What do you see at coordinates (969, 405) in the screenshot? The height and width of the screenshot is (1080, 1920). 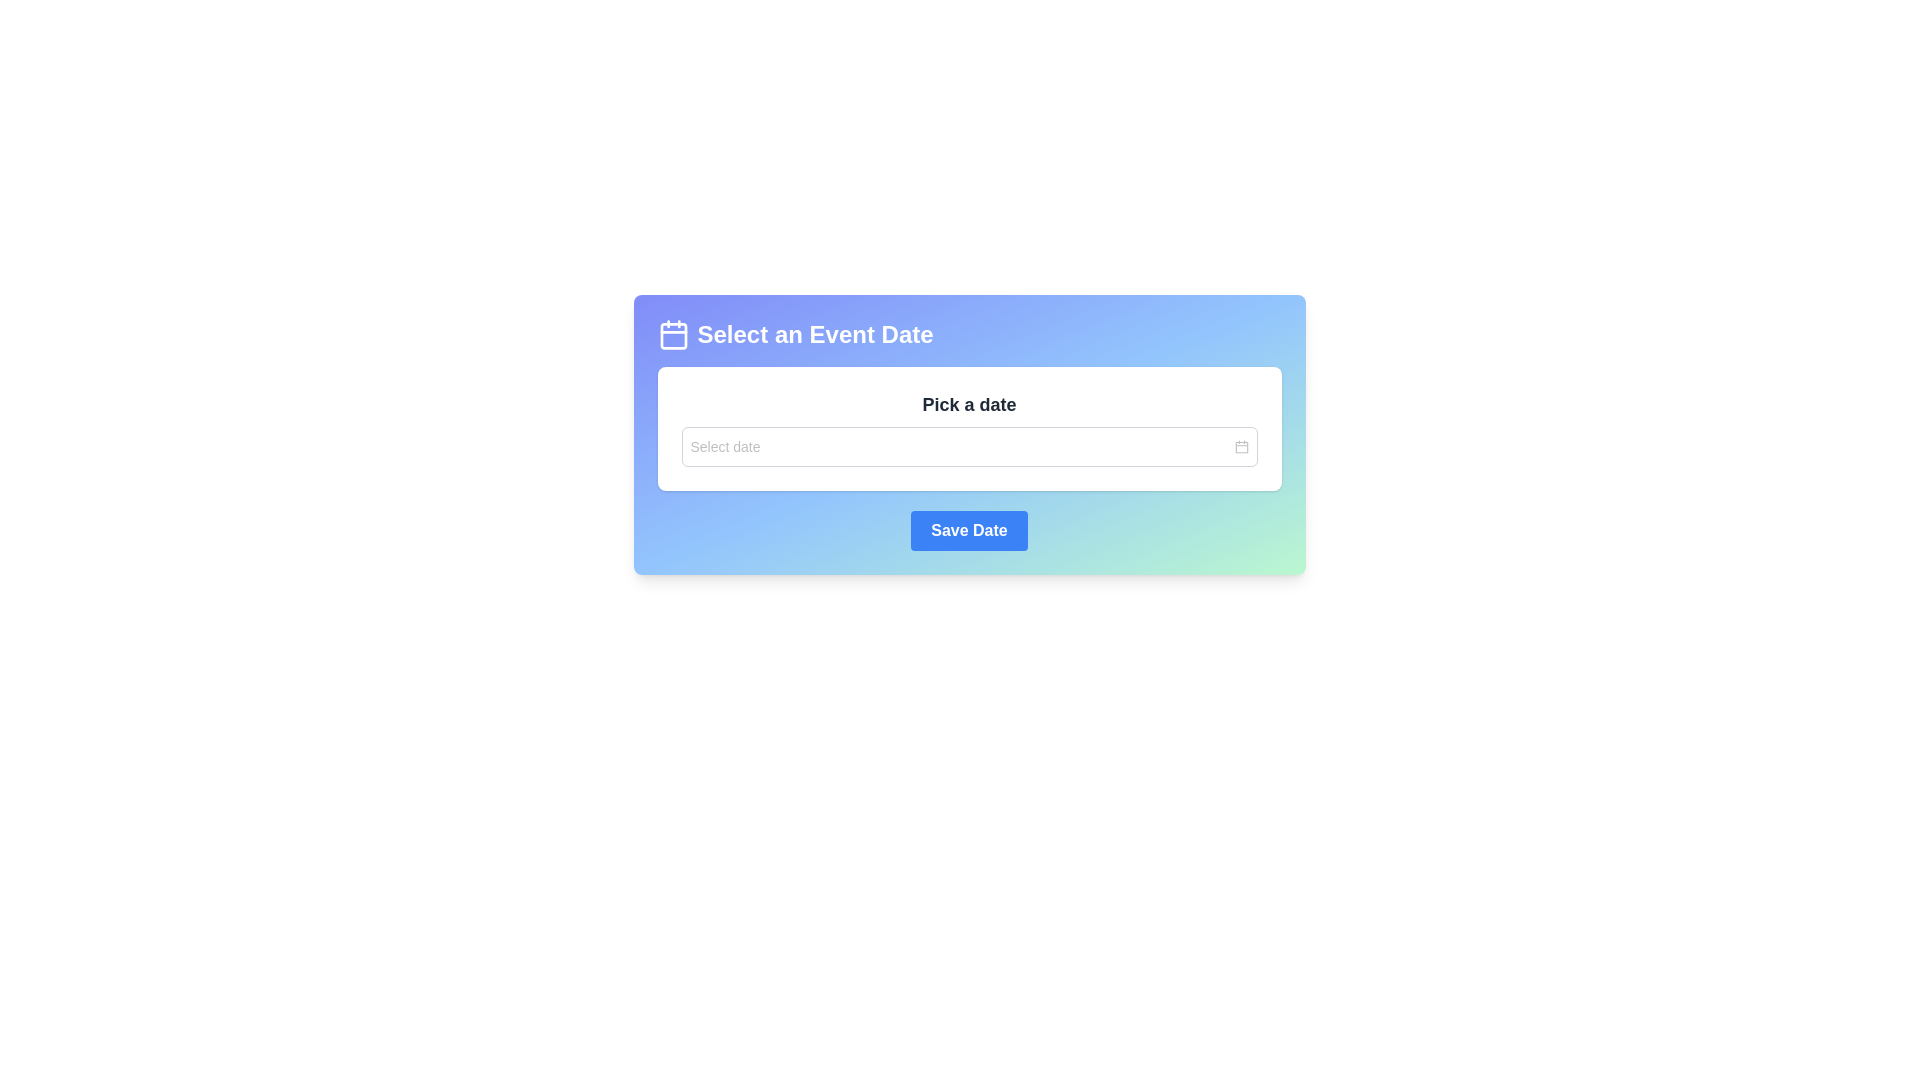 I see `the static text indicating to the user to pick a date, which is positioned above the date input field` at bounding box center [969, 405].